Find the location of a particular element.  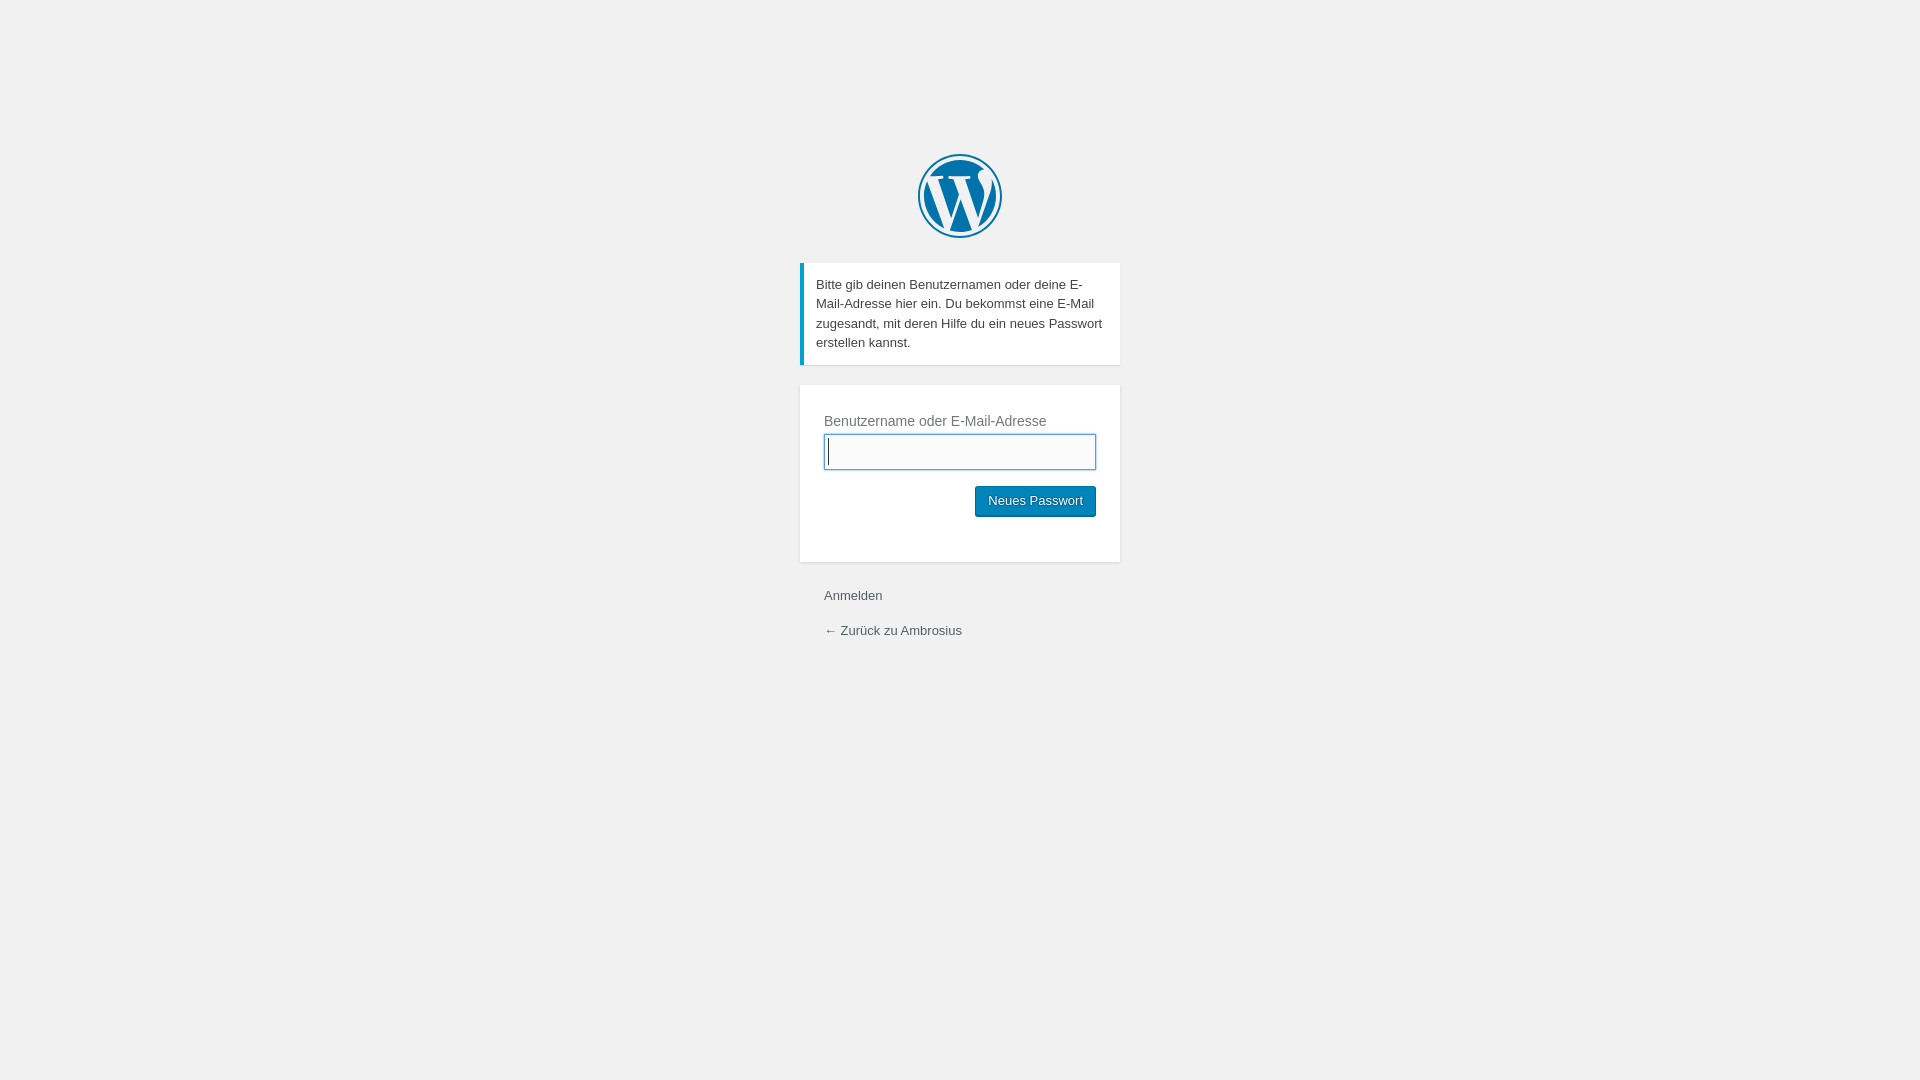

'Neues Passwort' is located at coordinates (1035, 500).